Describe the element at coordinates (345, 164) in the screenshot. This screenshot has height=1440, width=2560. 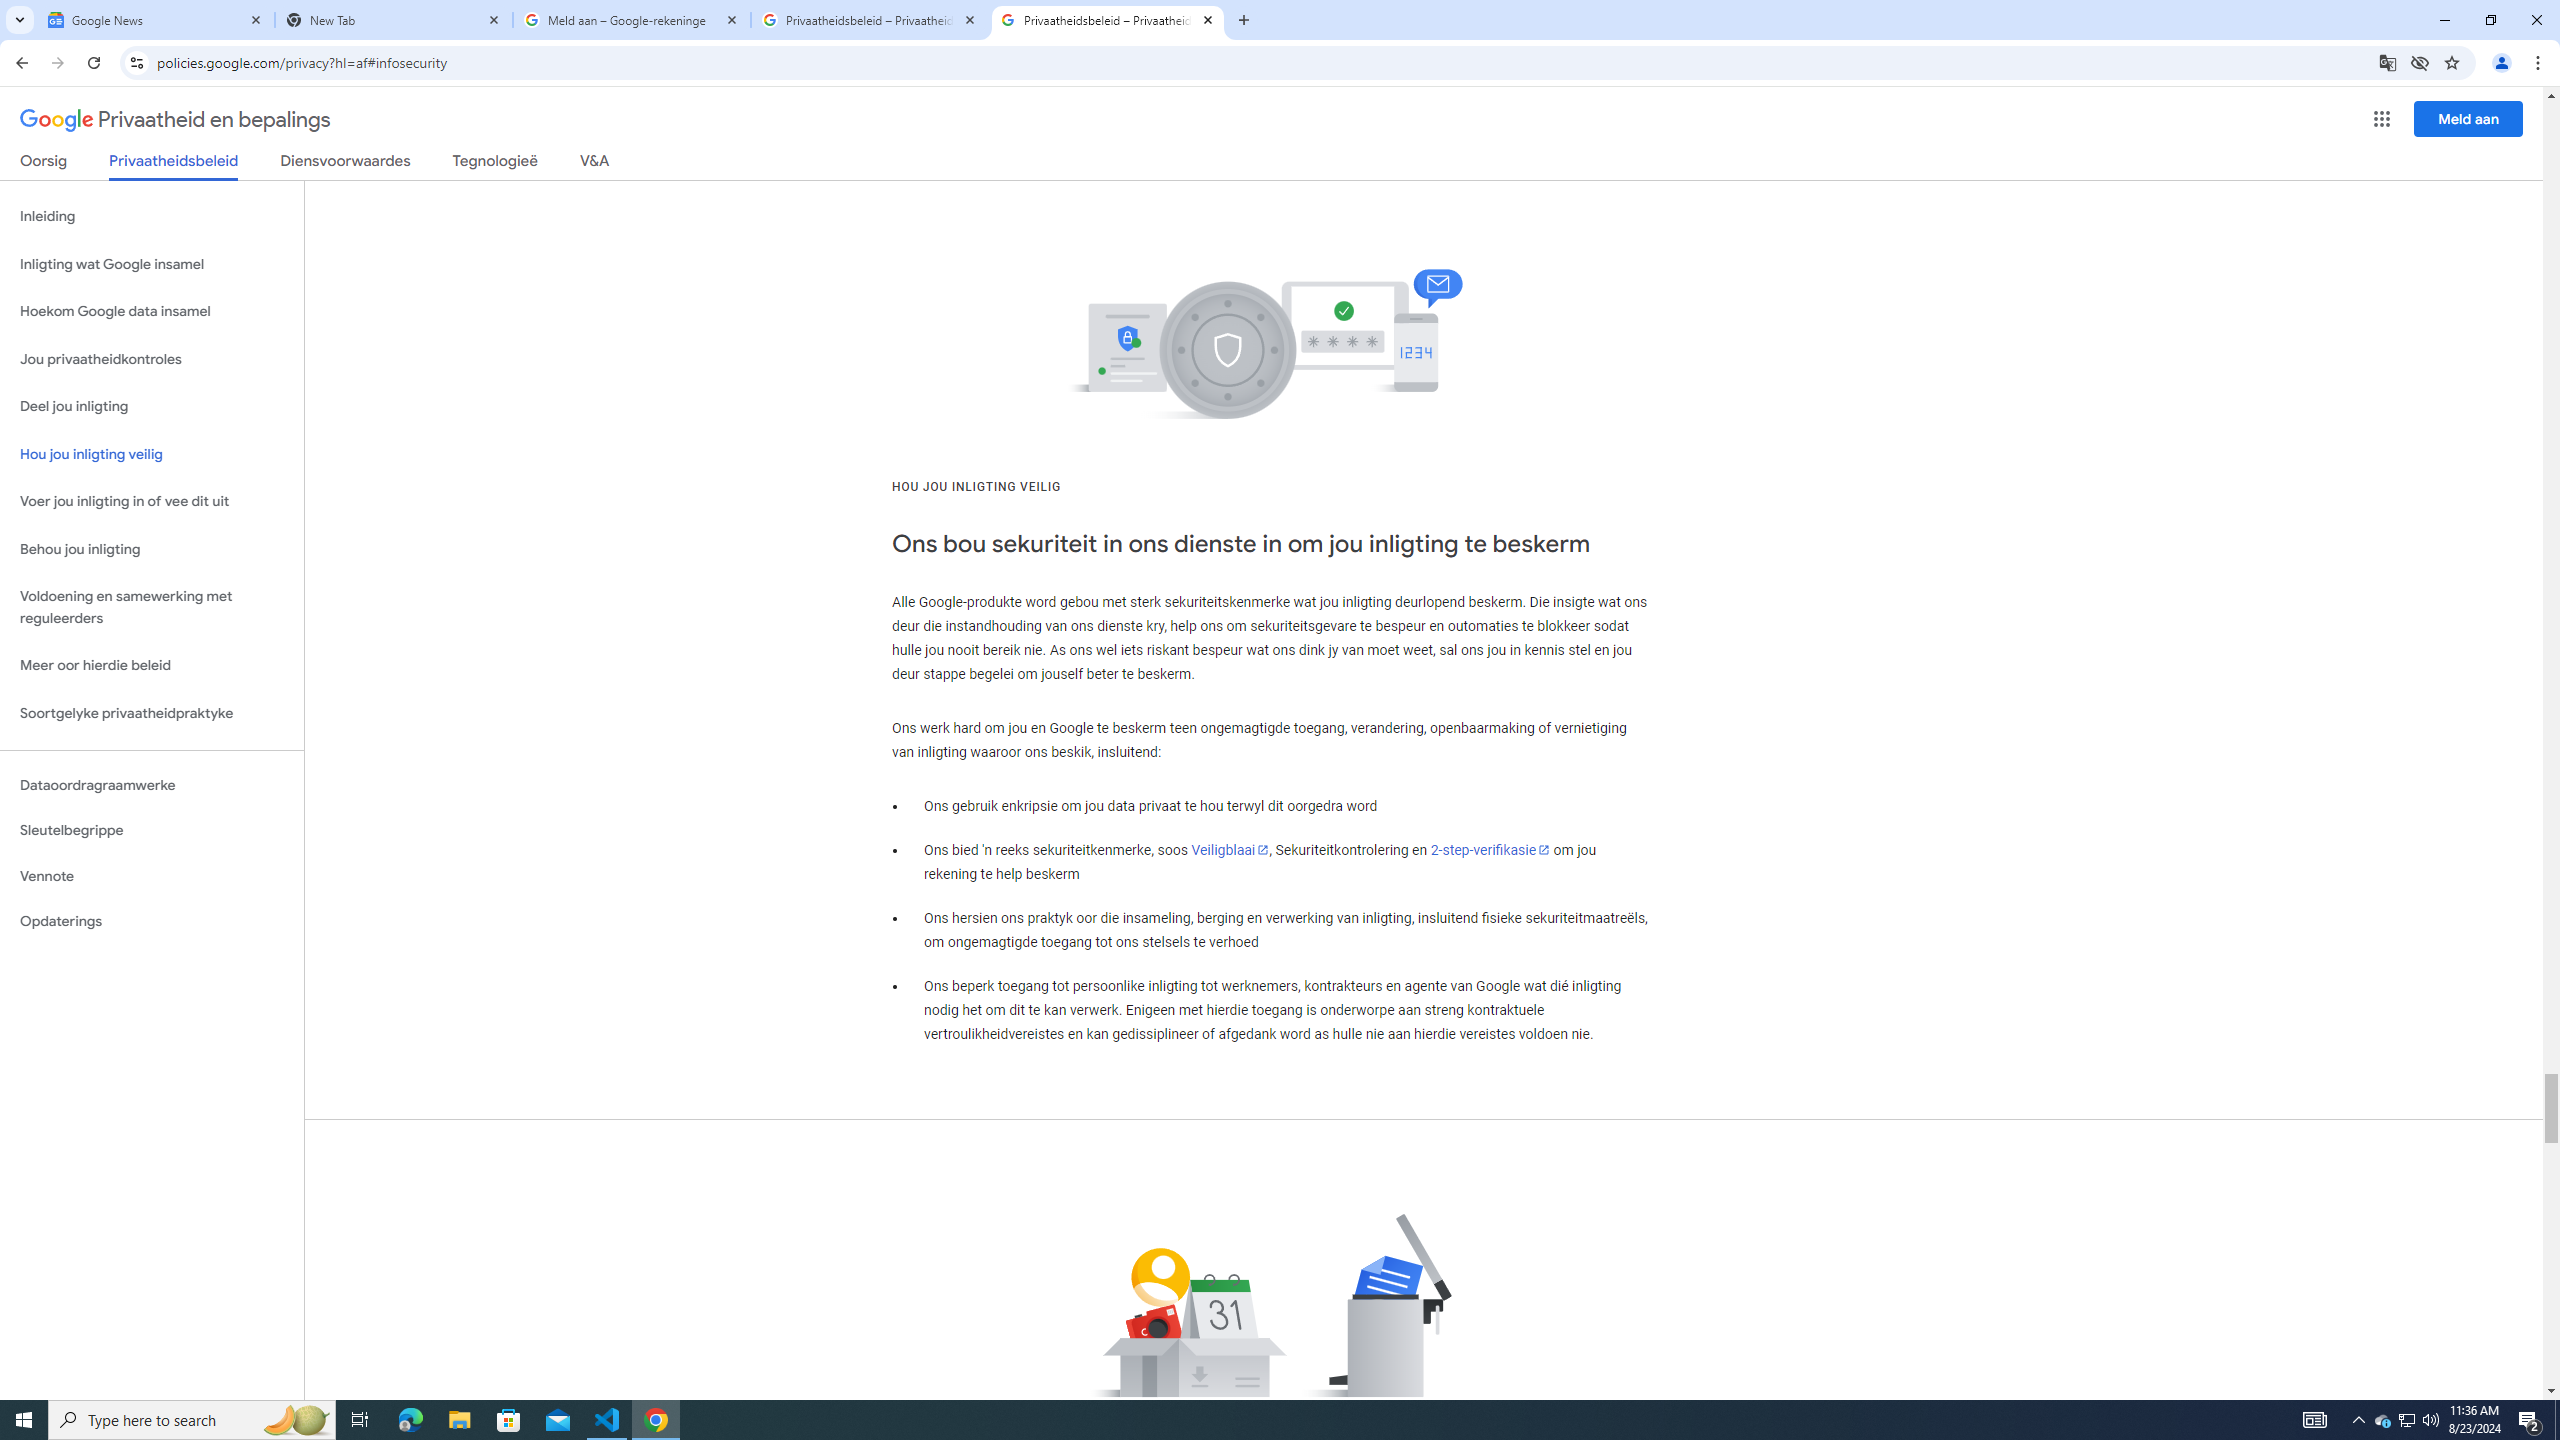
I see `'Diensvoorwaardes'` at that location.